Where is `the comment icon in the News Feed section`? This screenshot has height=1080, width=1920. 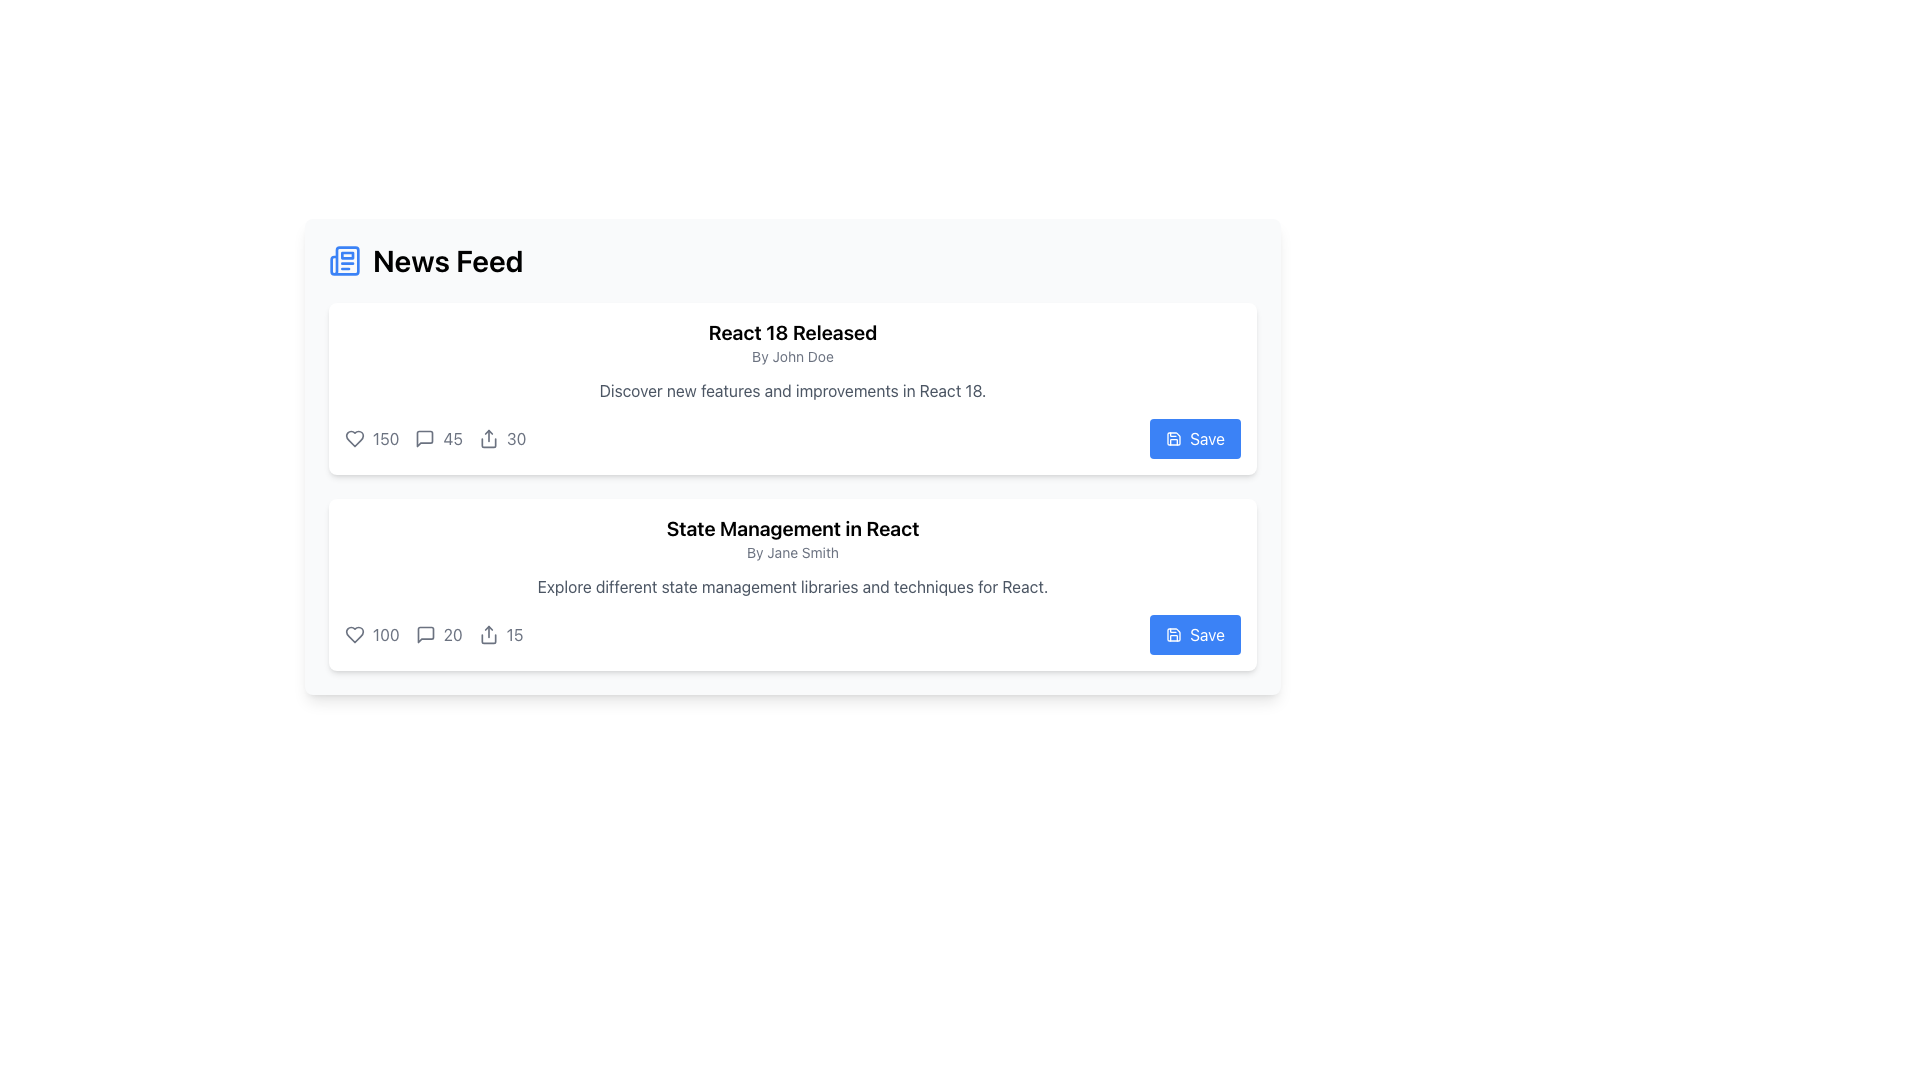 the comment icon in the News Feed section is located at coordinates (424, 438).